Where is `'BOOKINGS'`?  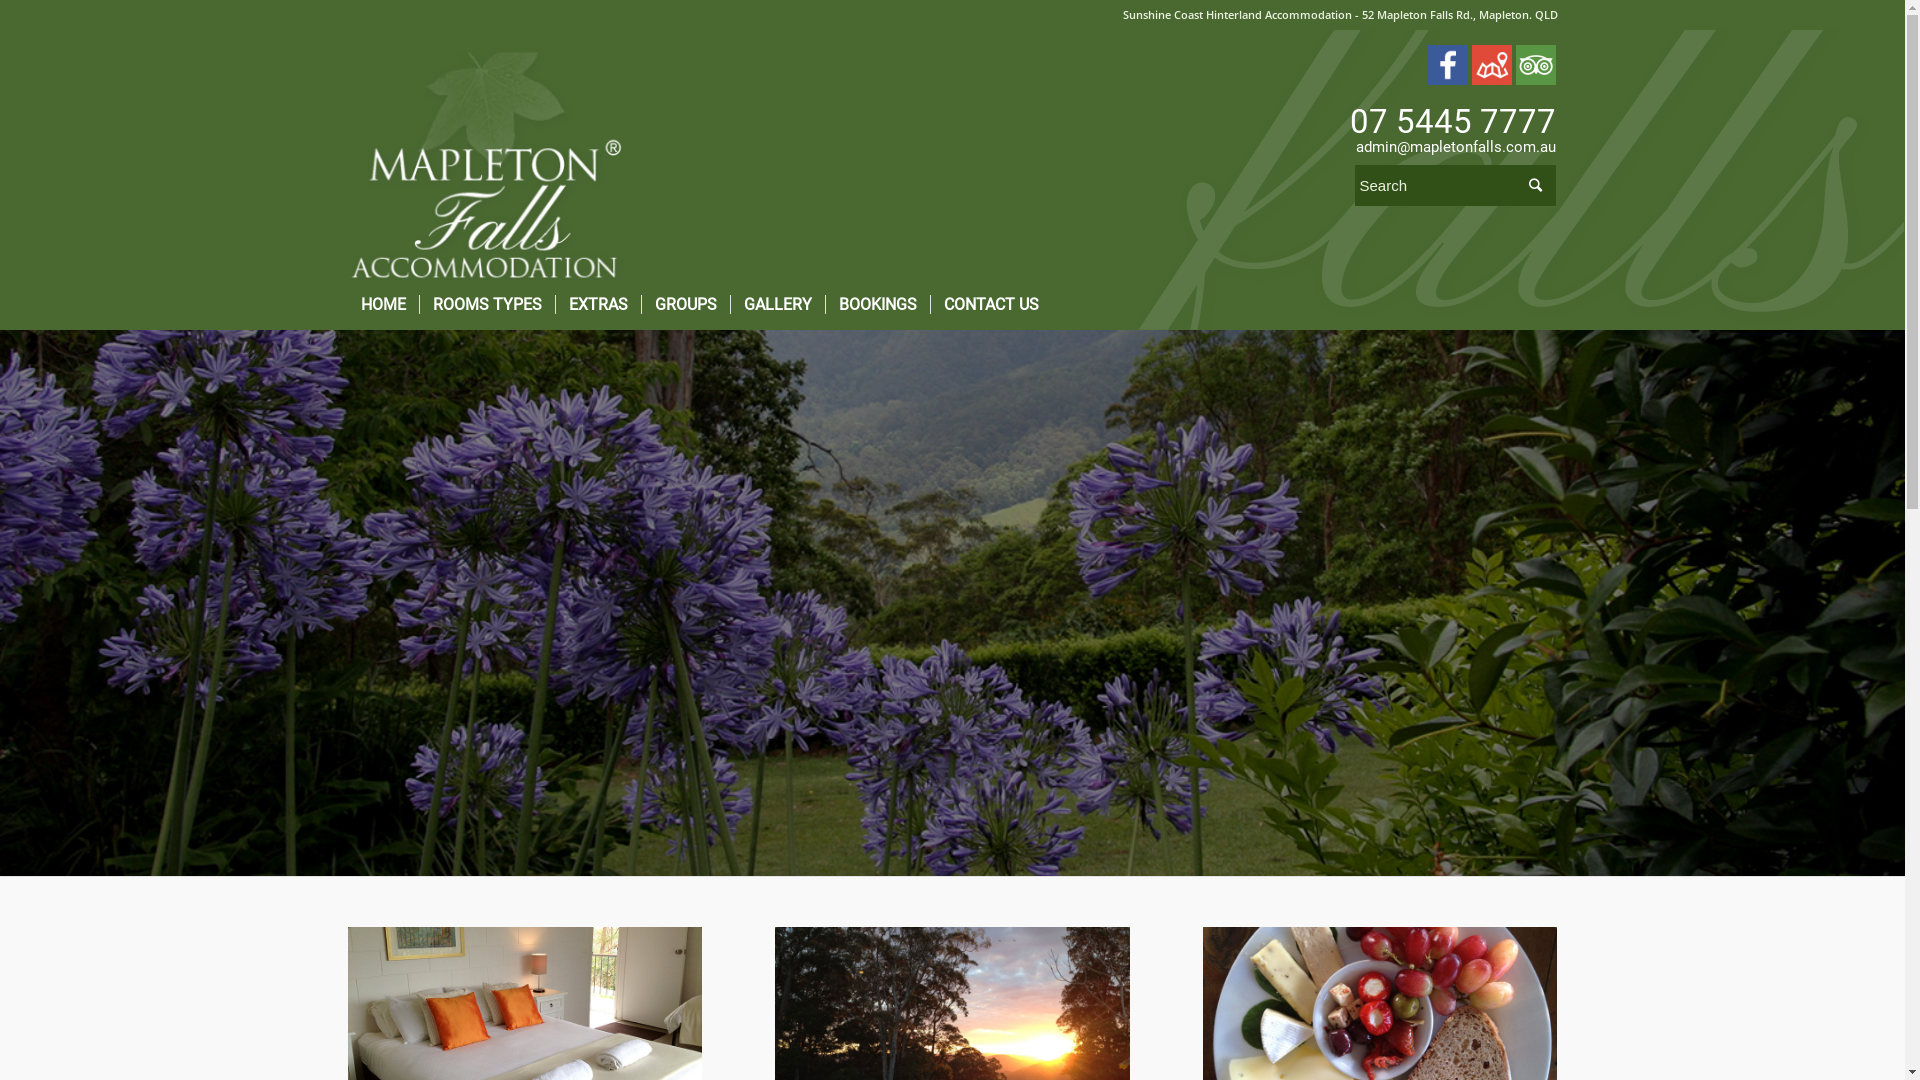
'BOOKINGS' is located at coordinates (876, 304).